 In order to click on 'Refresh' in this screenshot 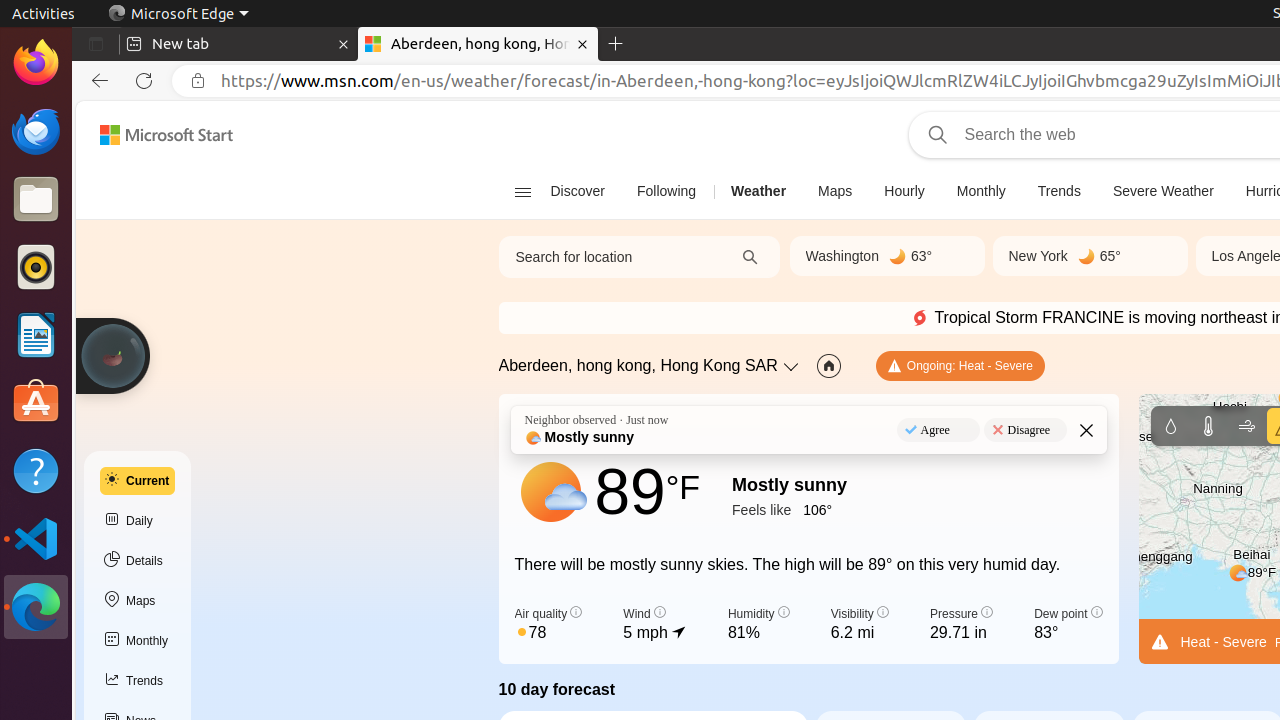, I will do `click(143, 80)`.